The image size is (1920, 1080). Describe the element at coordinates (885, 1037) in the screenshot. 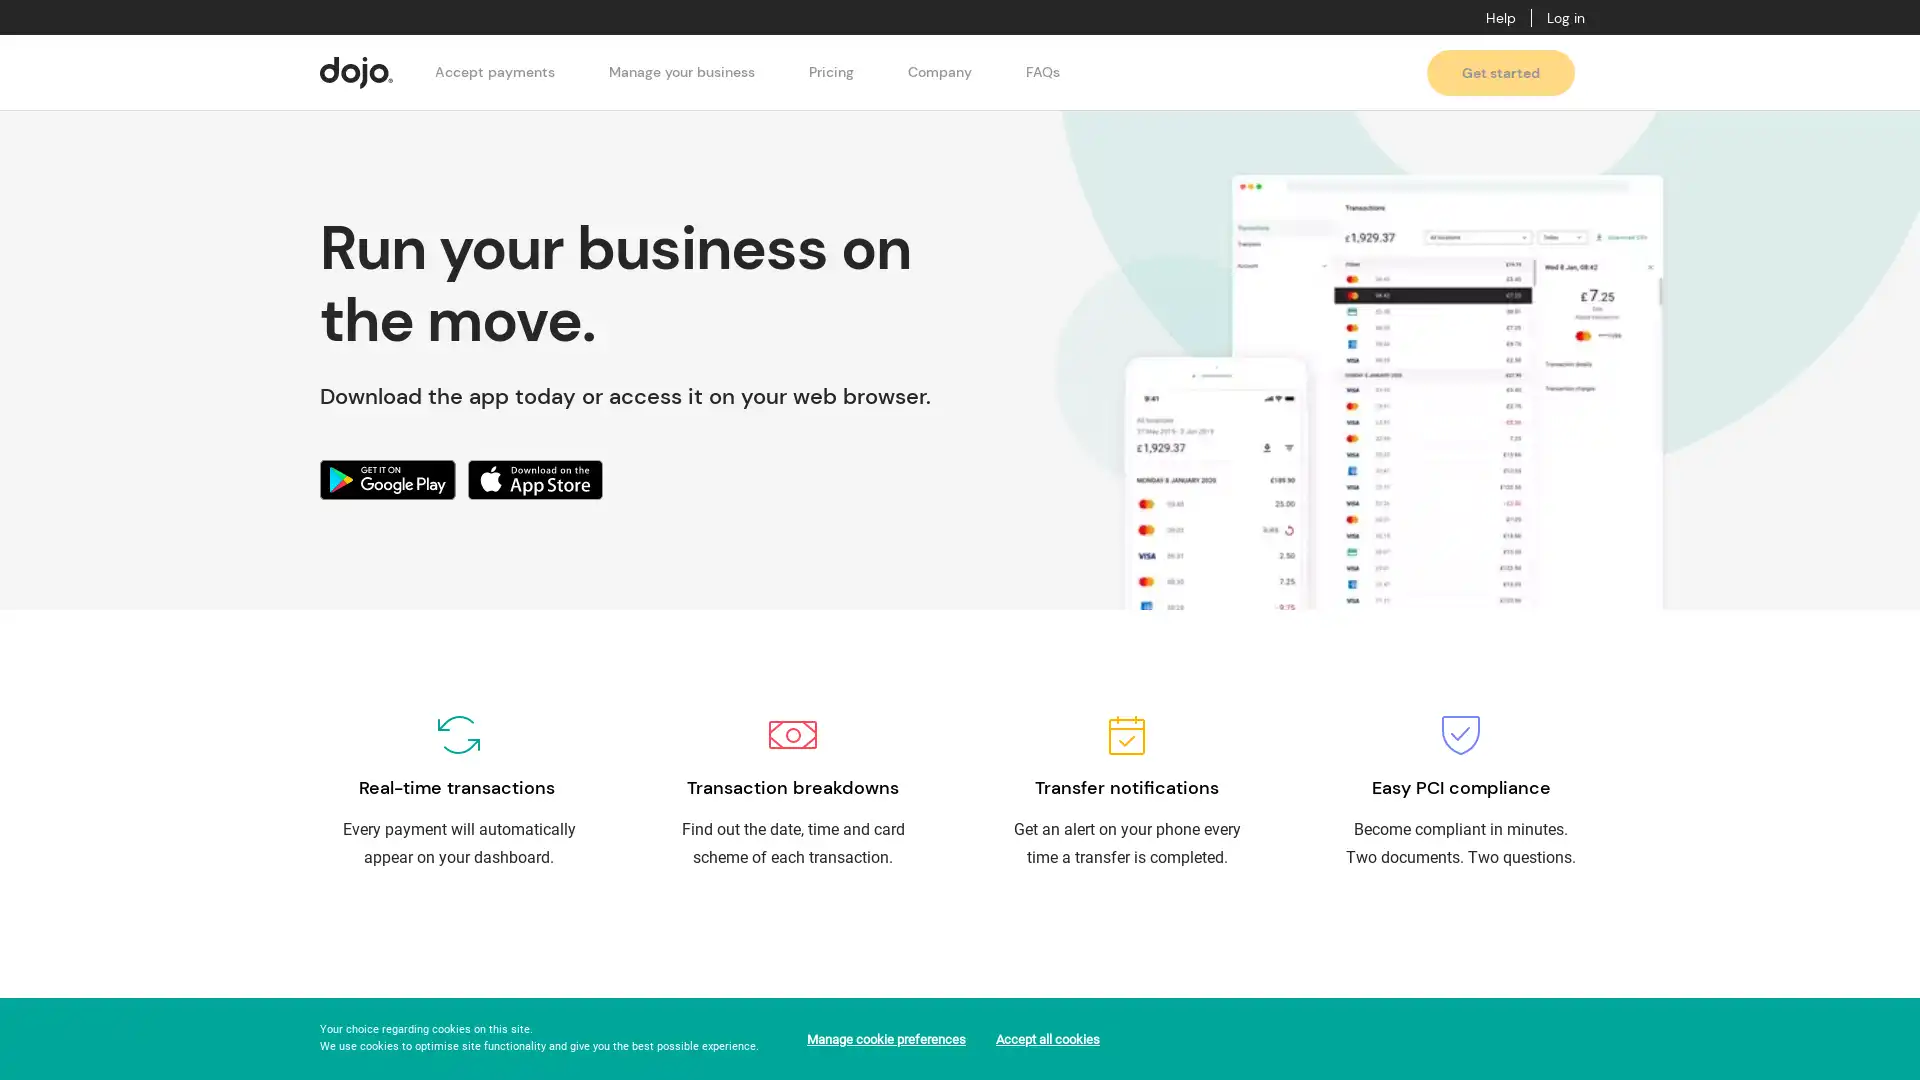

I see `Manage cookie preferences` at that location.